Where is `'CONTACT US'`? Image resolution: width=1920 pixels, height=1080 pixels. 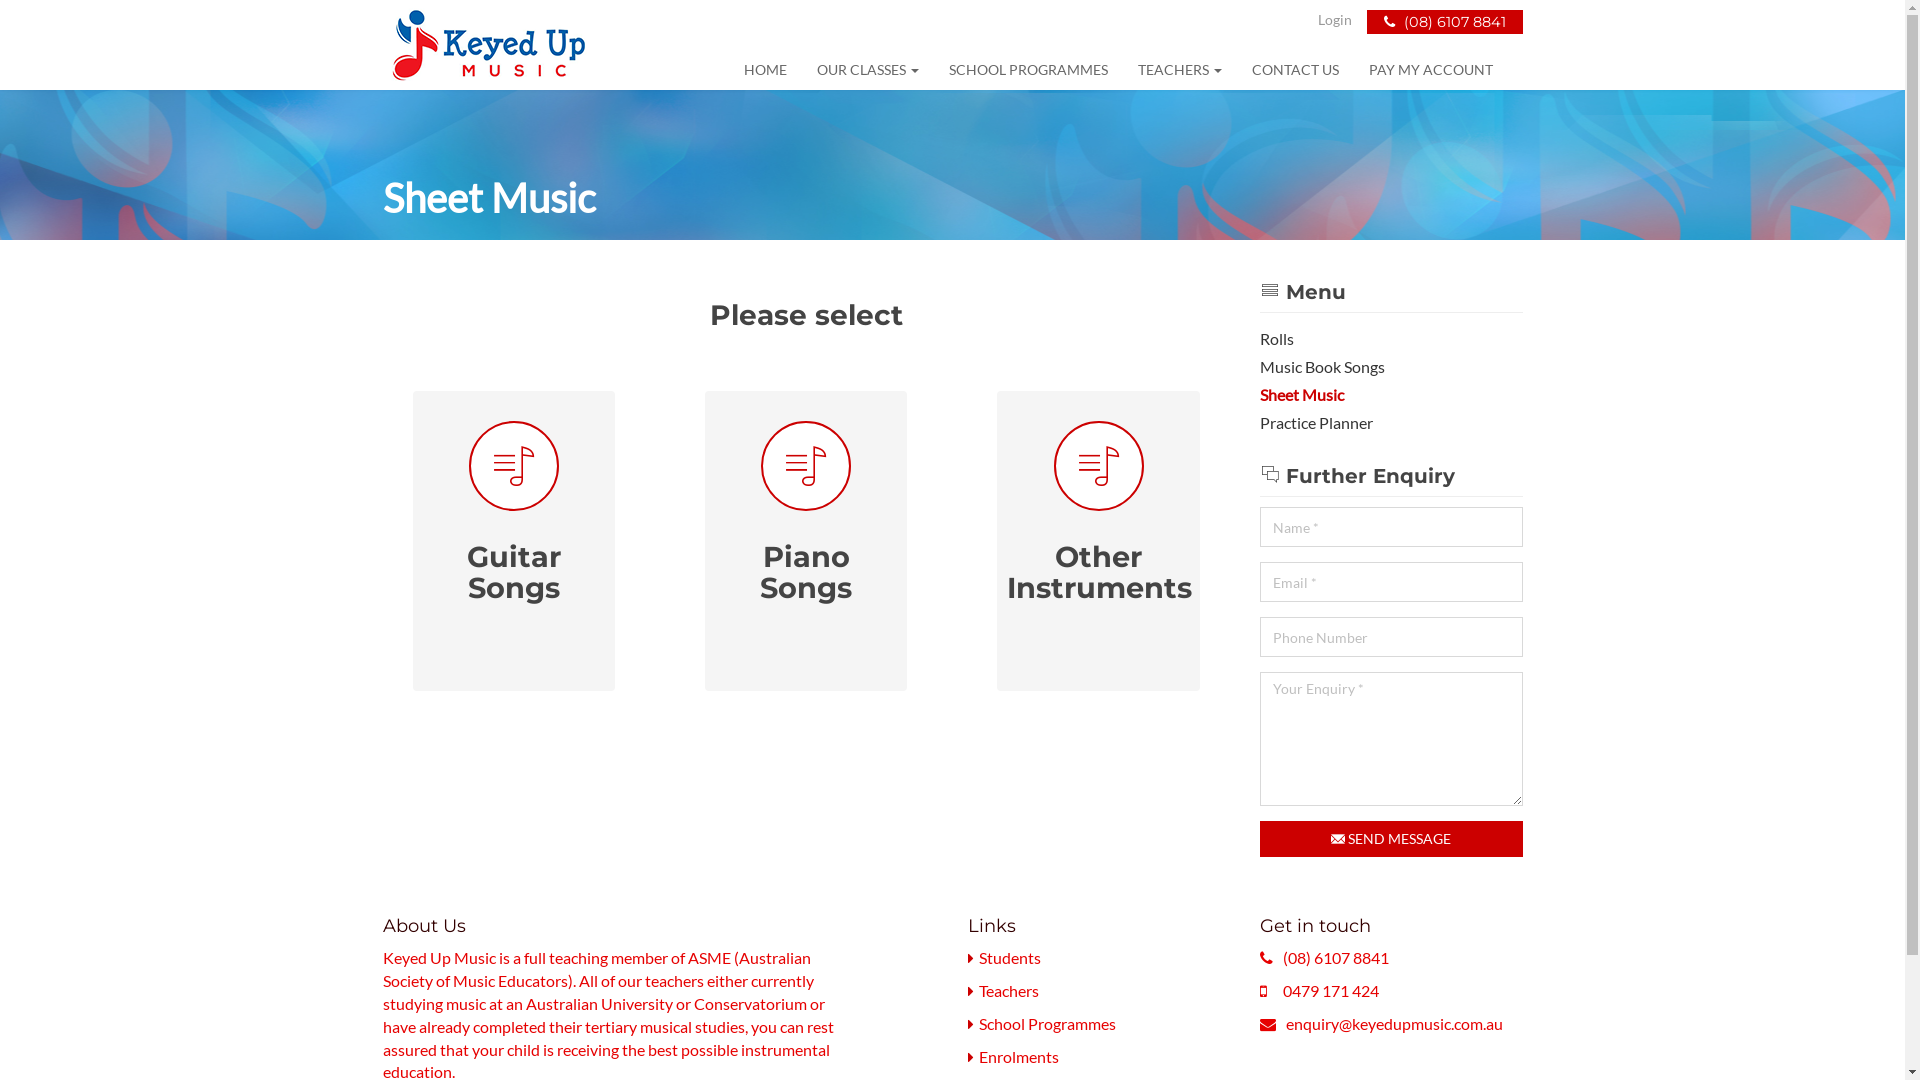 'CONTACT US' is located at coordinates (1235, 68).